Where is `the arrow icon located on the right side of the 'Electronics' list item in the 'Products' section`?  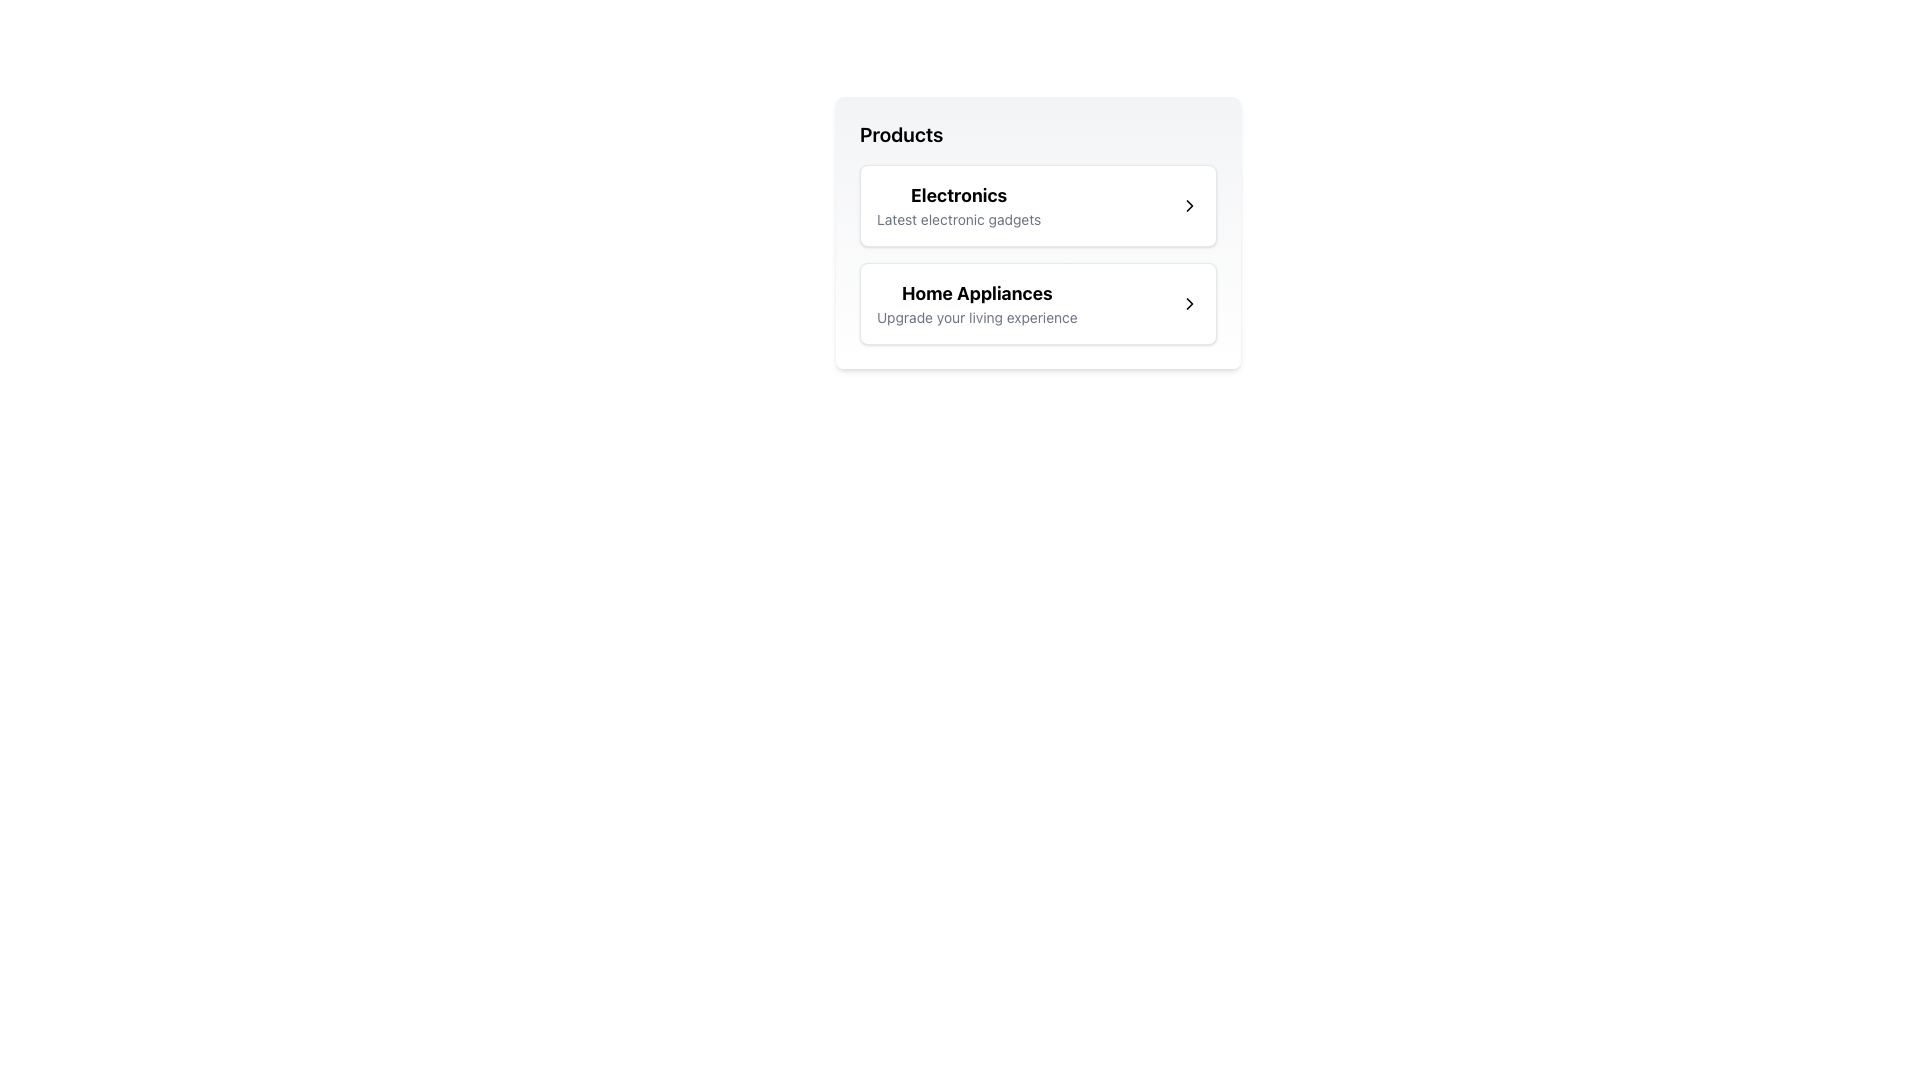
the arrow icon located on the right side of the 'Electronics' list item in the 'Products' section is located at coordinates (1190, 205).